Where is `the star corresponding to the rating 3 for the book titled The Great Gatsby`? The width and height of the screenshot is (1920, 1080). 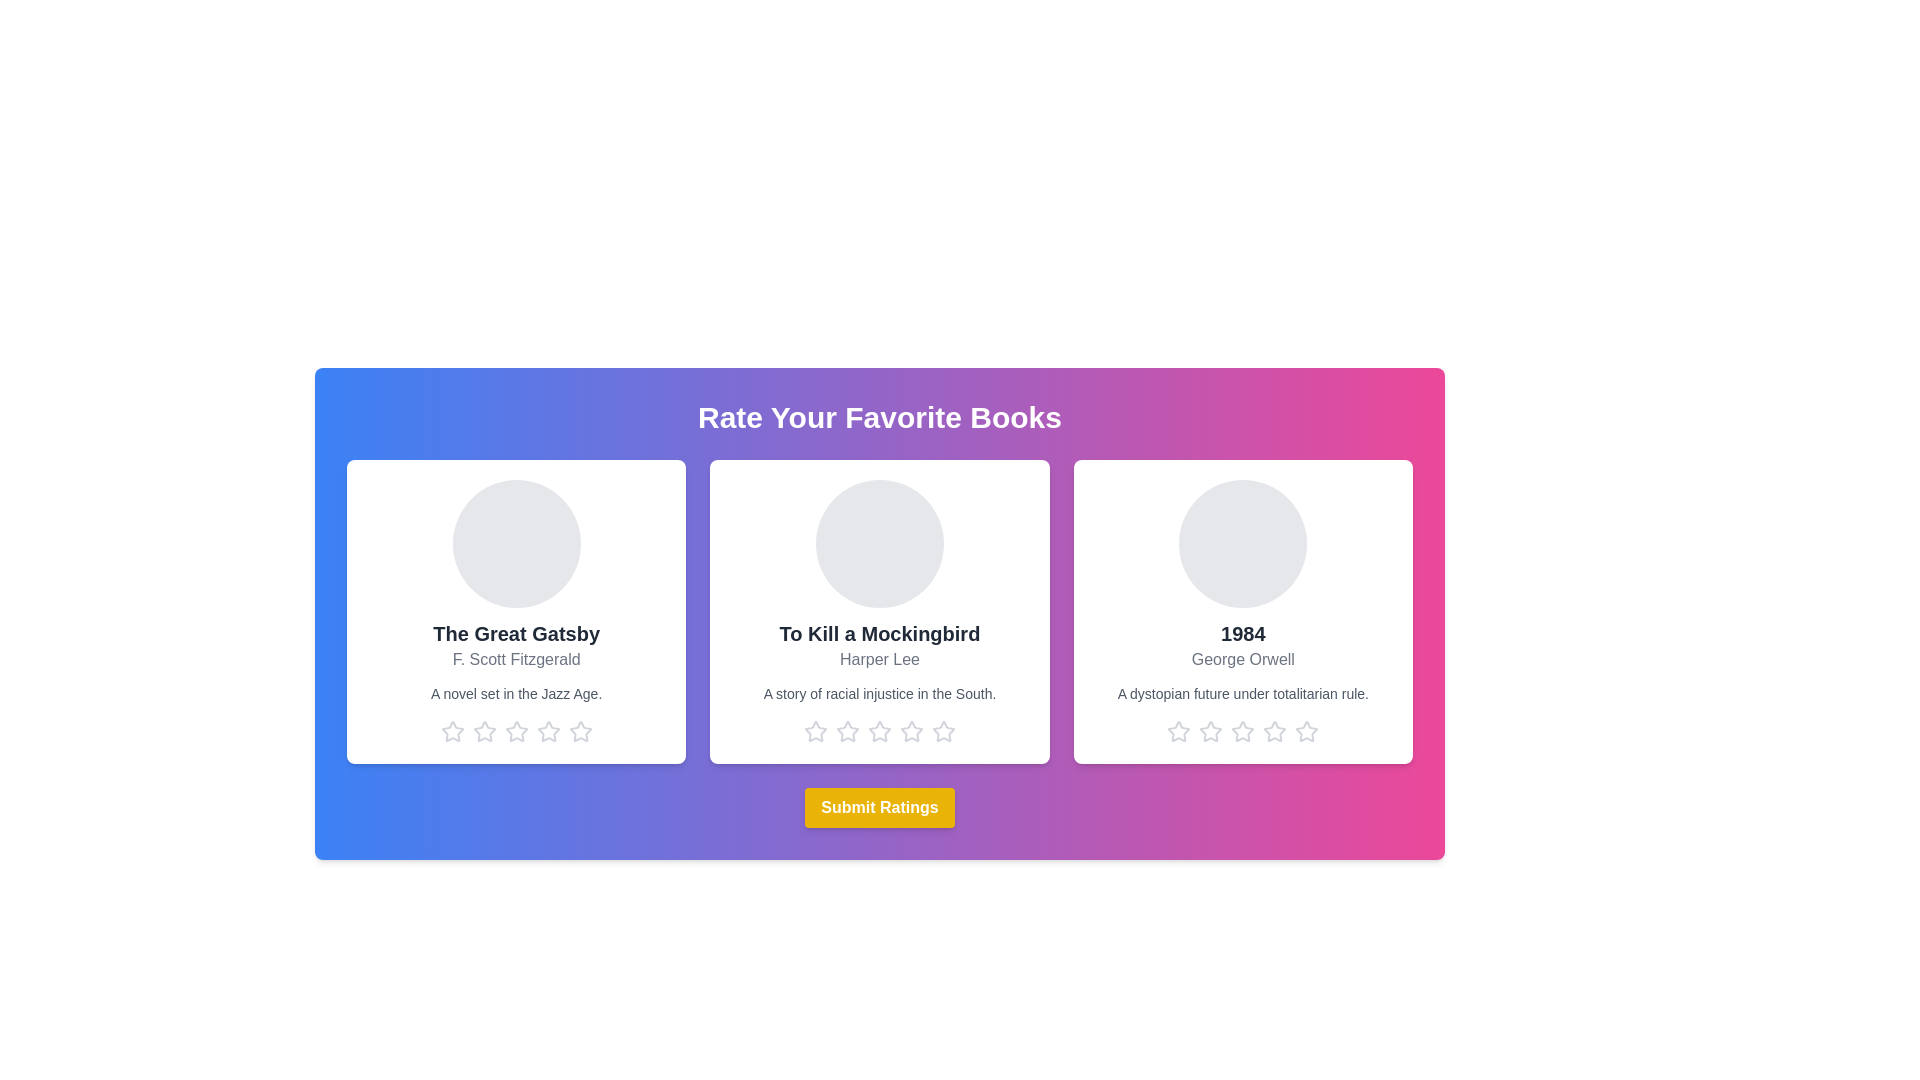 the star corresponding to the rating 3 for the book titled The Great Gatsby is located at coordinates (516, 732).